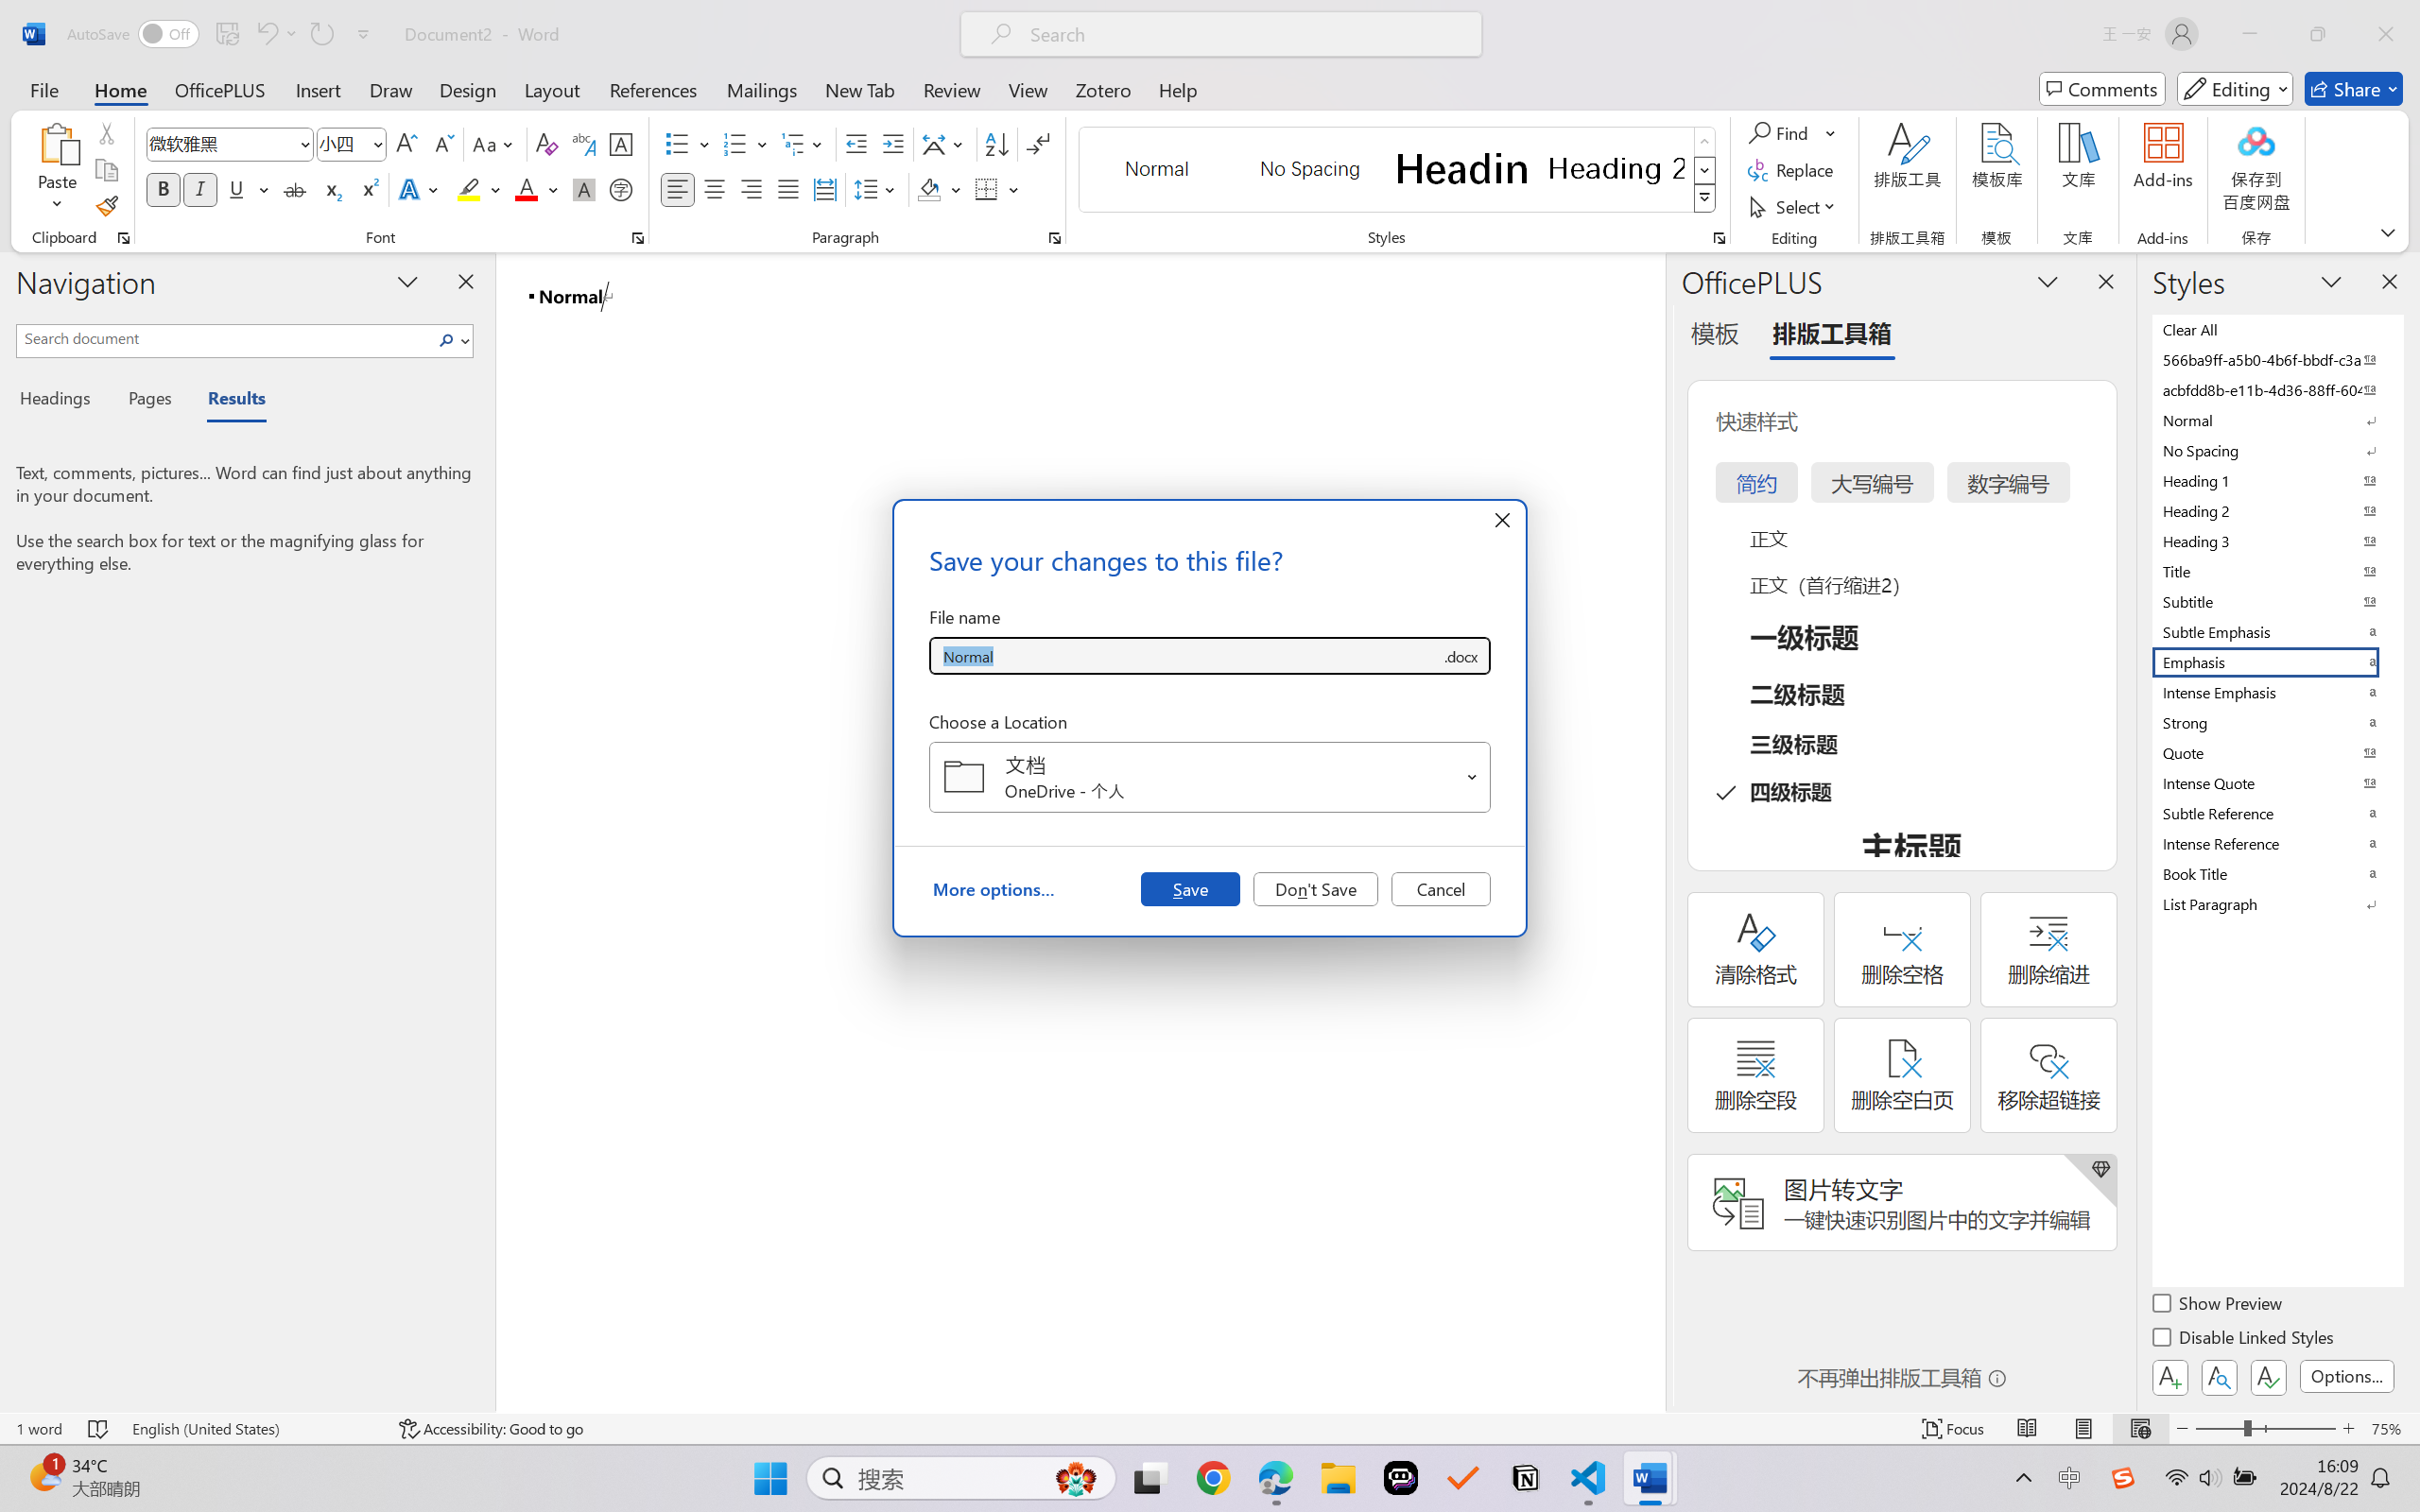 The image size is (2420, 1512). What do you see at coordinates (2352, 88) in the screenshot?
I see `'Share'` at bounding box center [2352, 88].